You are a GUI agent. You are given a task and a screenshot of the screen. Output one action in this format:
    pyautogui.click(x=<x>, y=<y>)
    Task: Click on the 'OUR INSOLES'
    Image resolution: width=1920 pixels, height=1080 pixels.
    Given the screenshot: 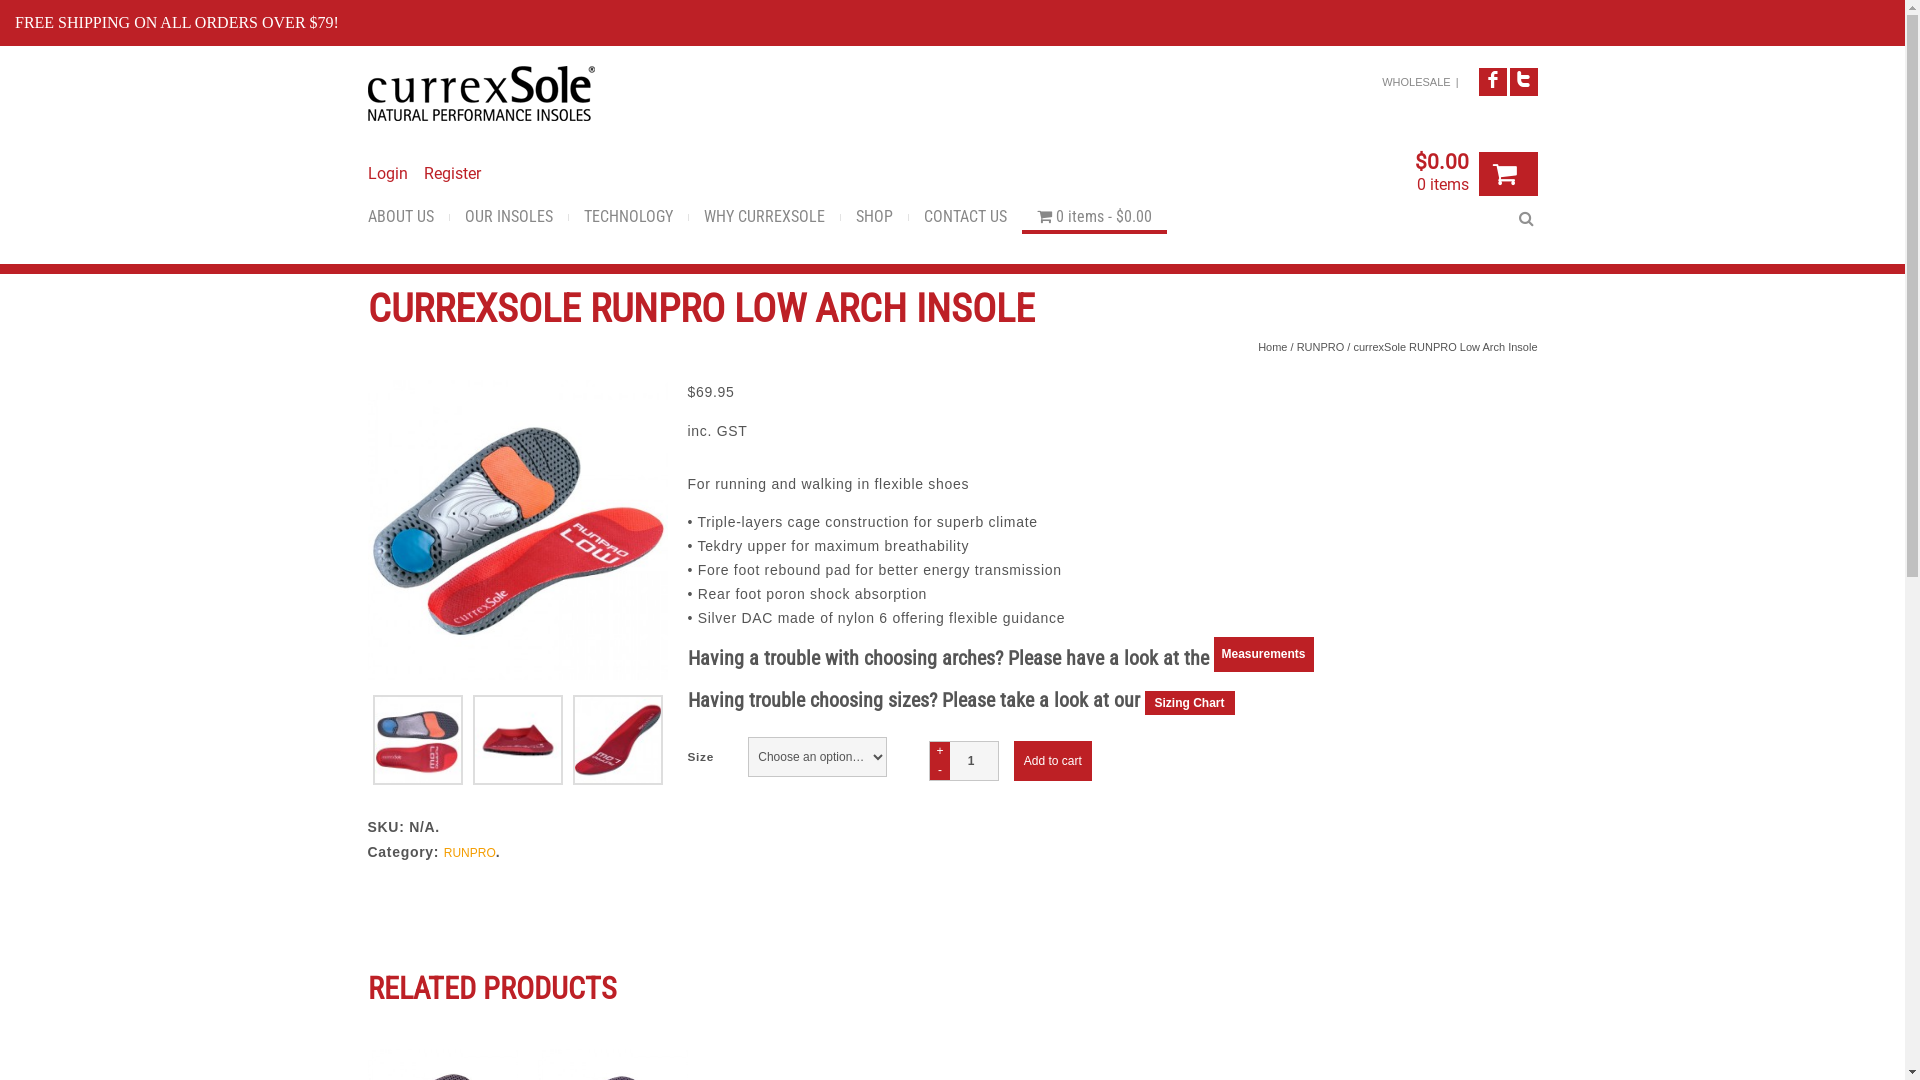 What is the action you would take?
    pyautogui.click(x=508, y=219)
    